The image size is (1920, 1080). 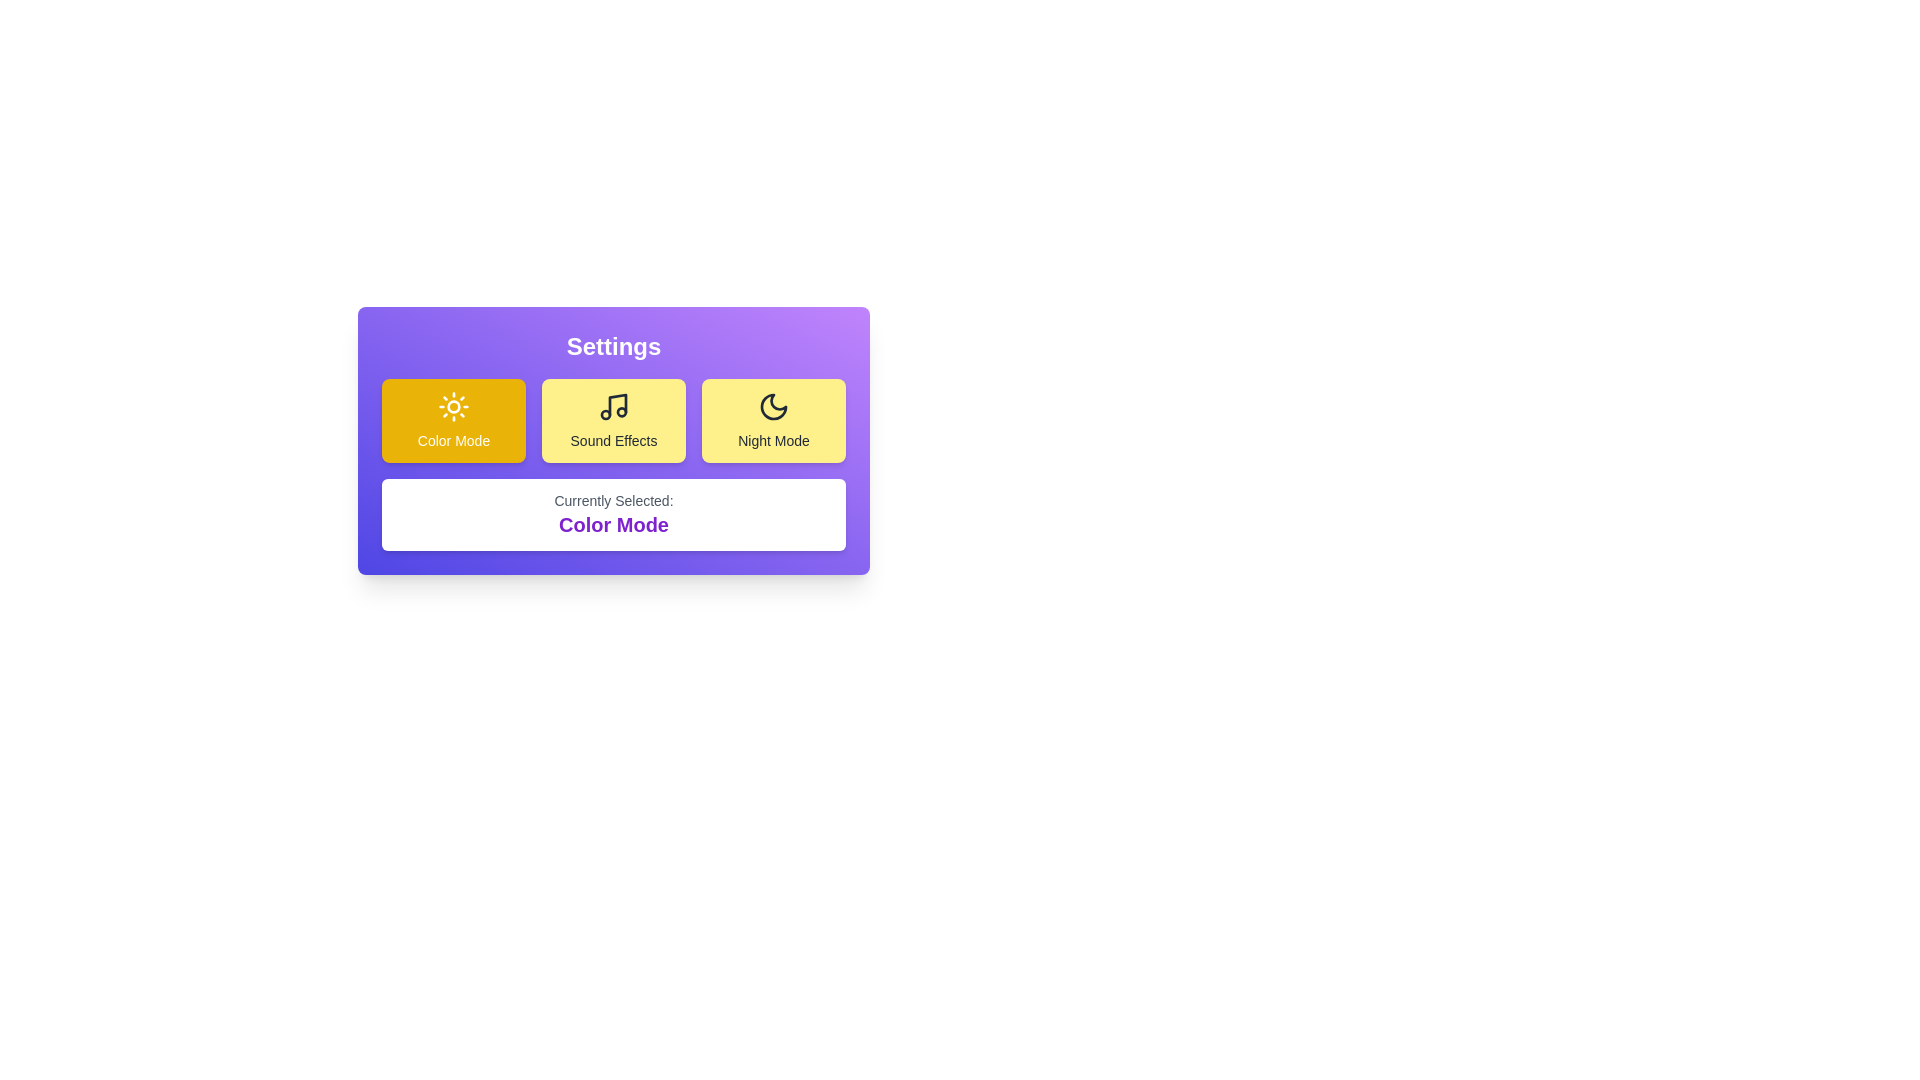 I want to click on the button corresponding to the preference option 'Night Mode', so click(x=772, y=419).